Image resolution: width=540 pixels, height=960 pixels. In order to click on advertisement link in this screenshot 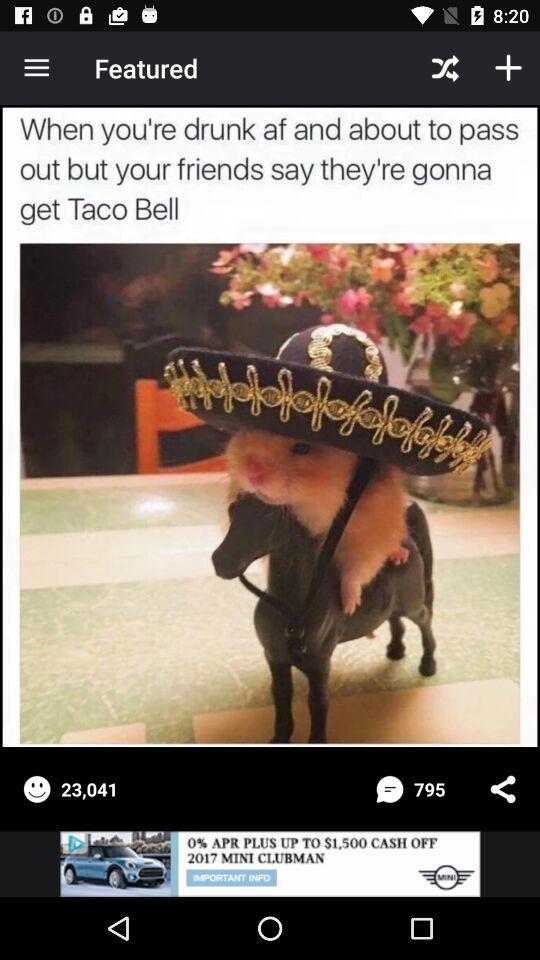, I will do `click(270, 863)`.